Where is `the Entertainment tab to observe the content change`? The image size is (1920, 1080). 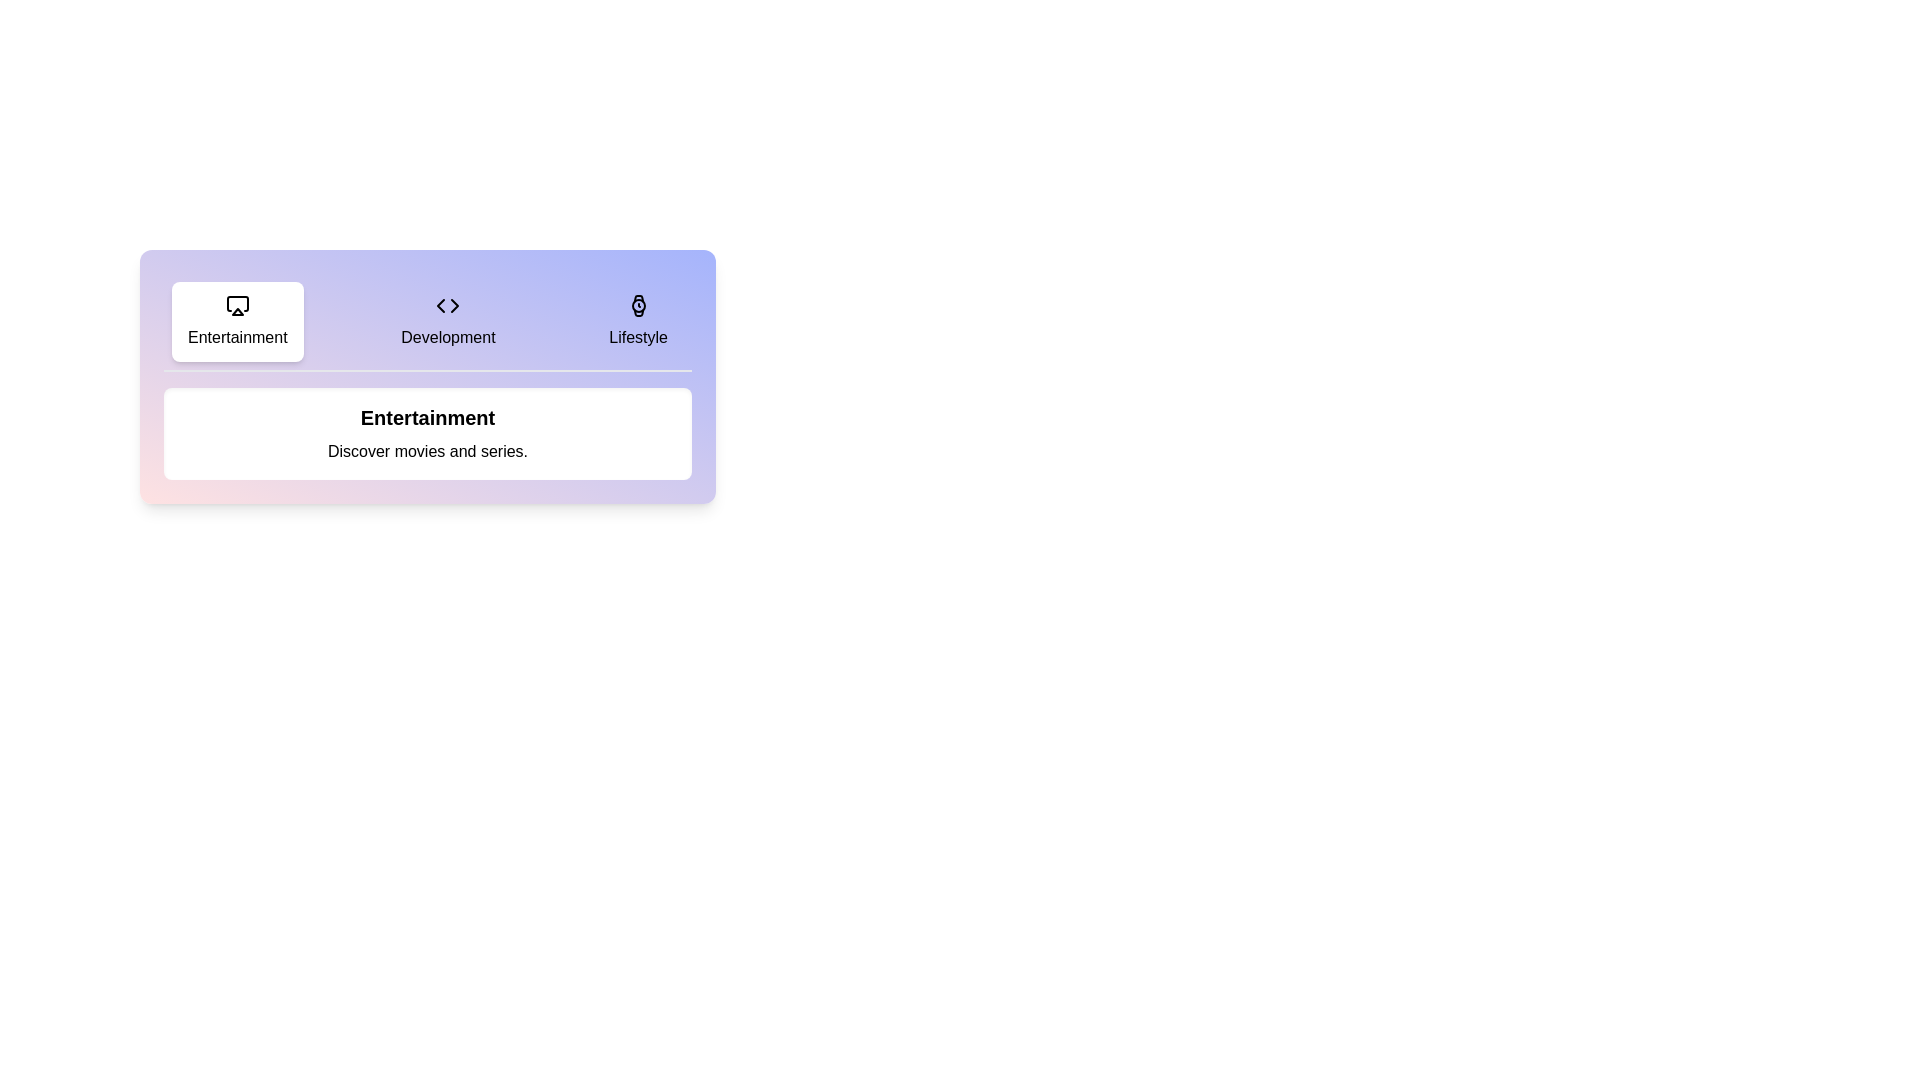
the Entertainment tab to observe the content change is located at coordinates (236, 320).